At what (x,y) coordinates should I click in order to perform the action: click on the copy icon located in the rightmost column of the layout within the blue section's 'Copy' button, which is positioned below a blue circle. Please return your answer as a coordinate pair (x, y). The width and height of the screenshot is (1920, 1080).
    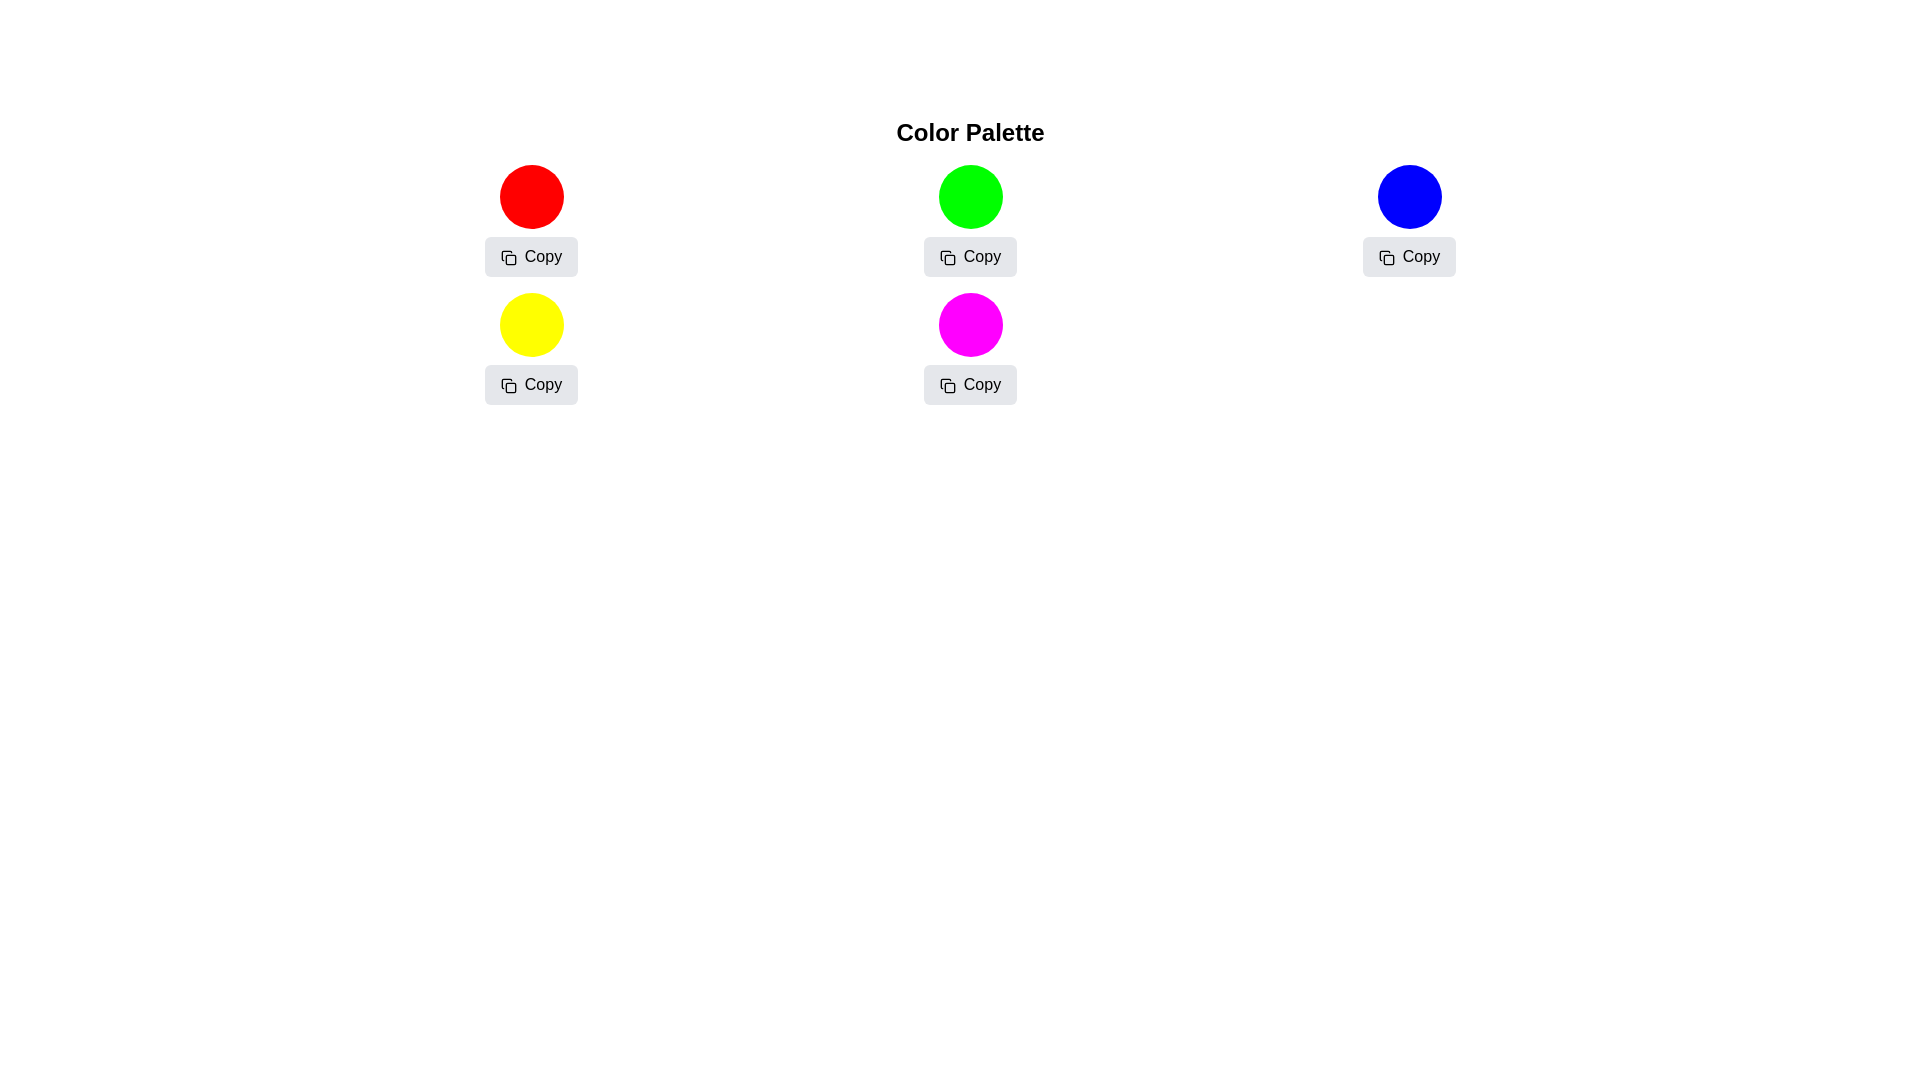
    Looking at the image, I should click on (1385, 256).